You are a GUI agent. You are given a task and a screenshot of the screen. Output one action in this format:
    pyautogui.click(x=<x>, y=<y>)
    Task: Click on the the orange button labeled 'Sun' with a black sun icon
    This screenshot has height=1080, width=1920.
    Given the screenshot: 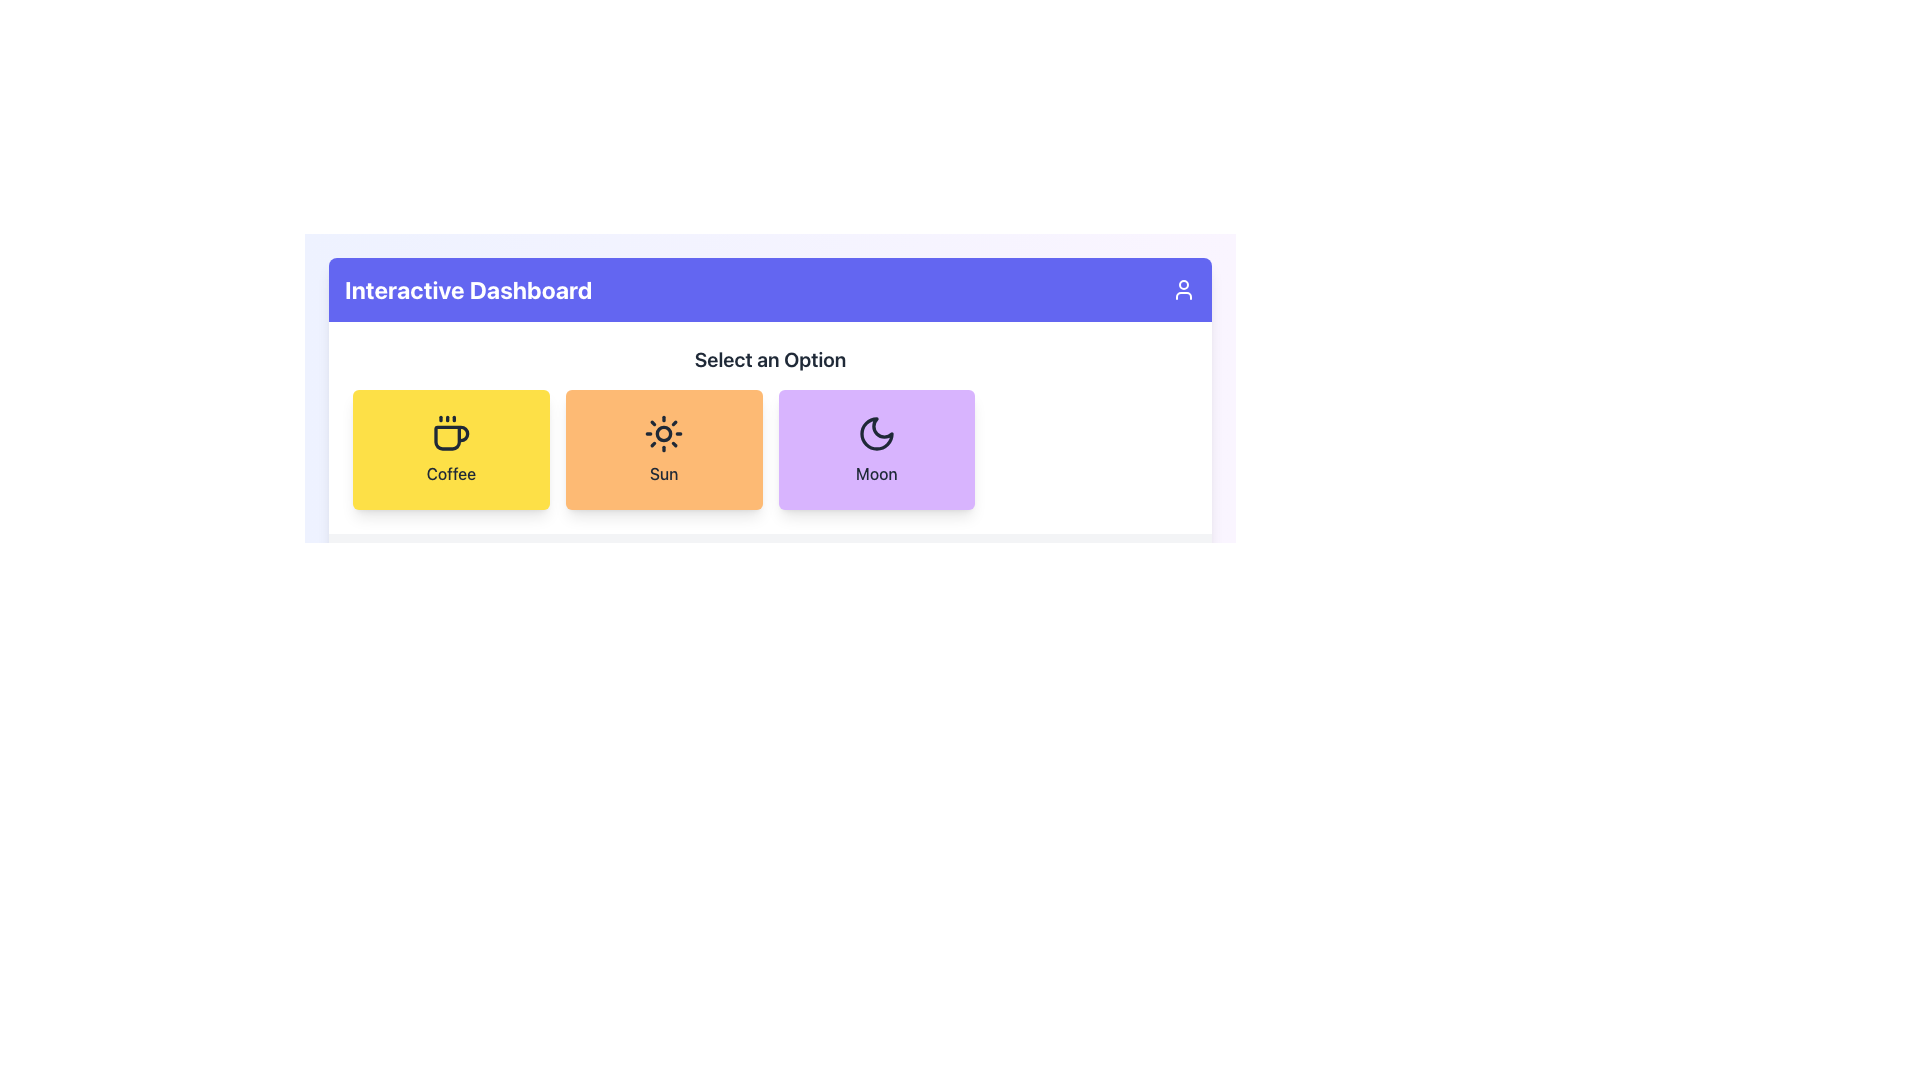 What is the action you would take?
    pyautogui.click(x=664, y=450)
    